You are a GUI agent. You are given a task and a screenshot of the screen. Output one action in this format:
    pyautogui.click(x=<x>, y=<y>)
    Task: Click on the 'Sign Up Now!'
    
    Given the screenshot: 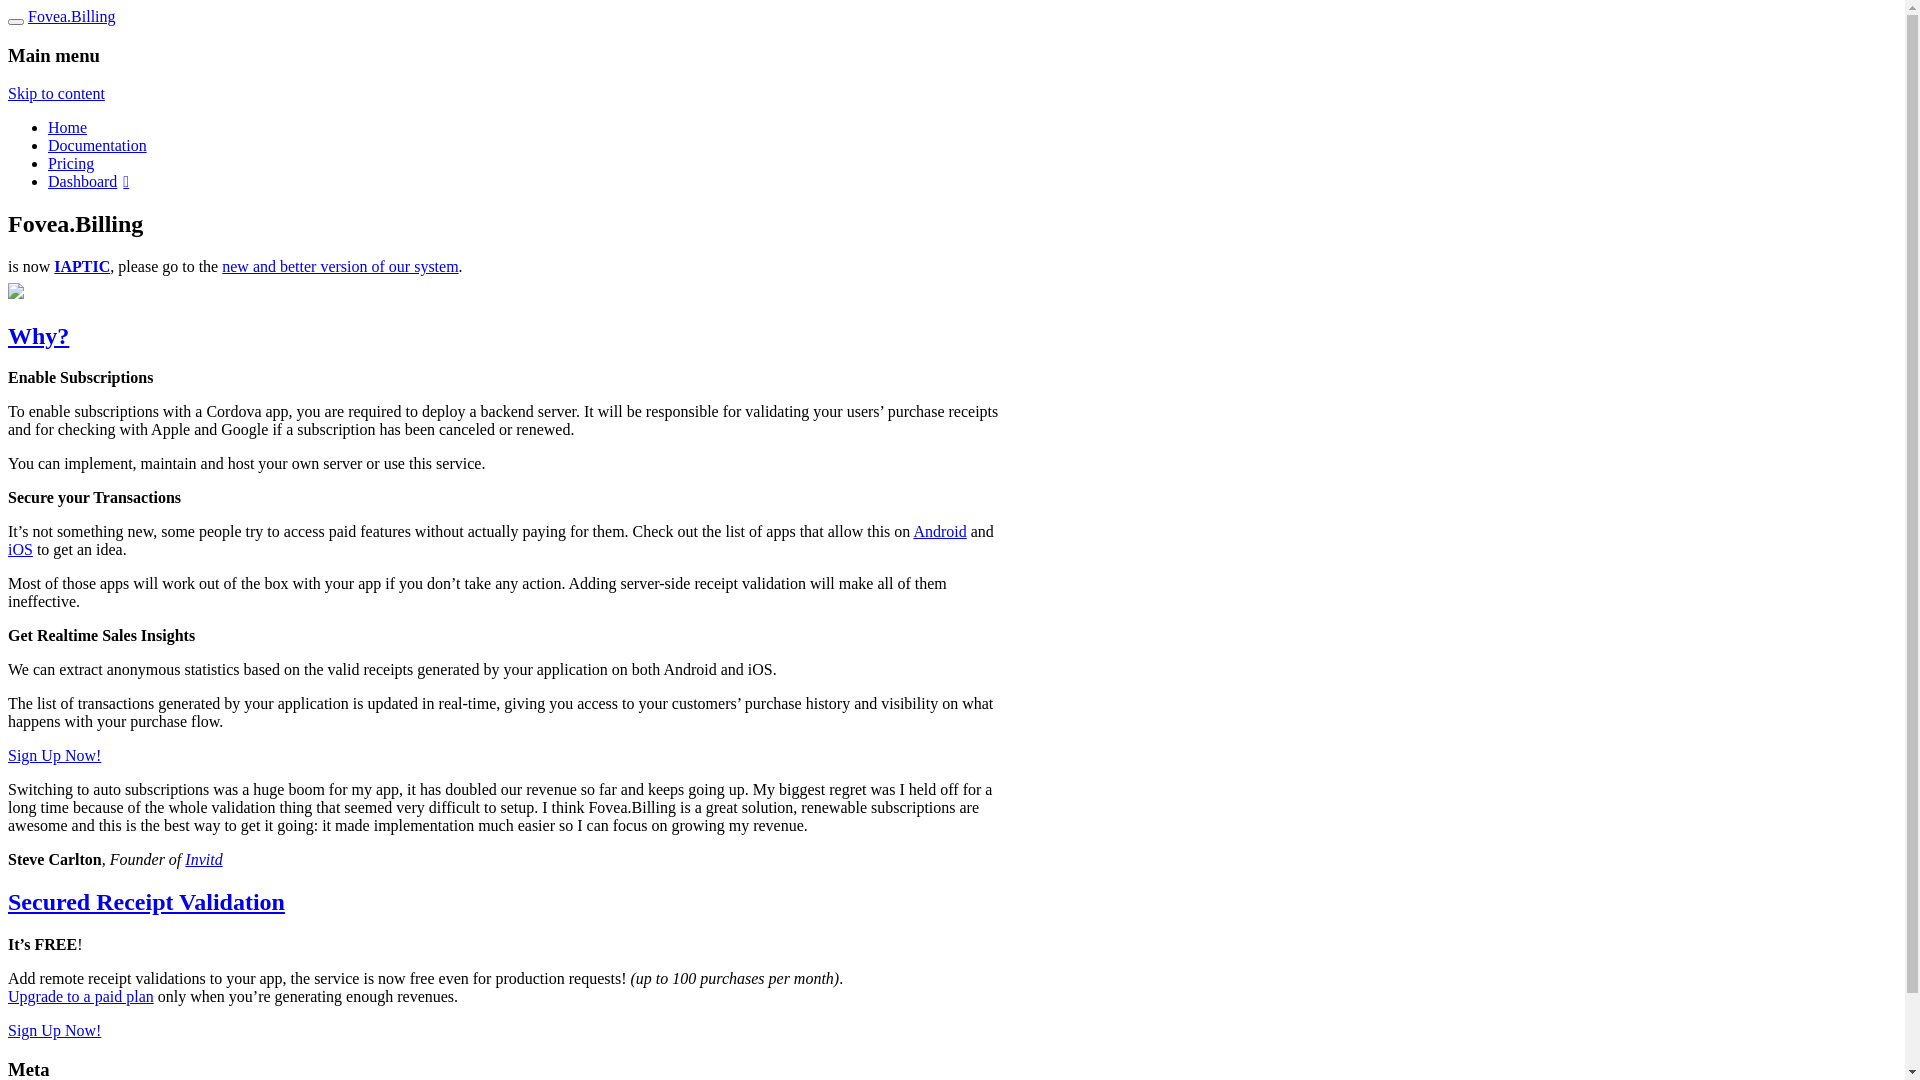 What is the action you would take?
    pyautogui.click(x=54, y=755)
    